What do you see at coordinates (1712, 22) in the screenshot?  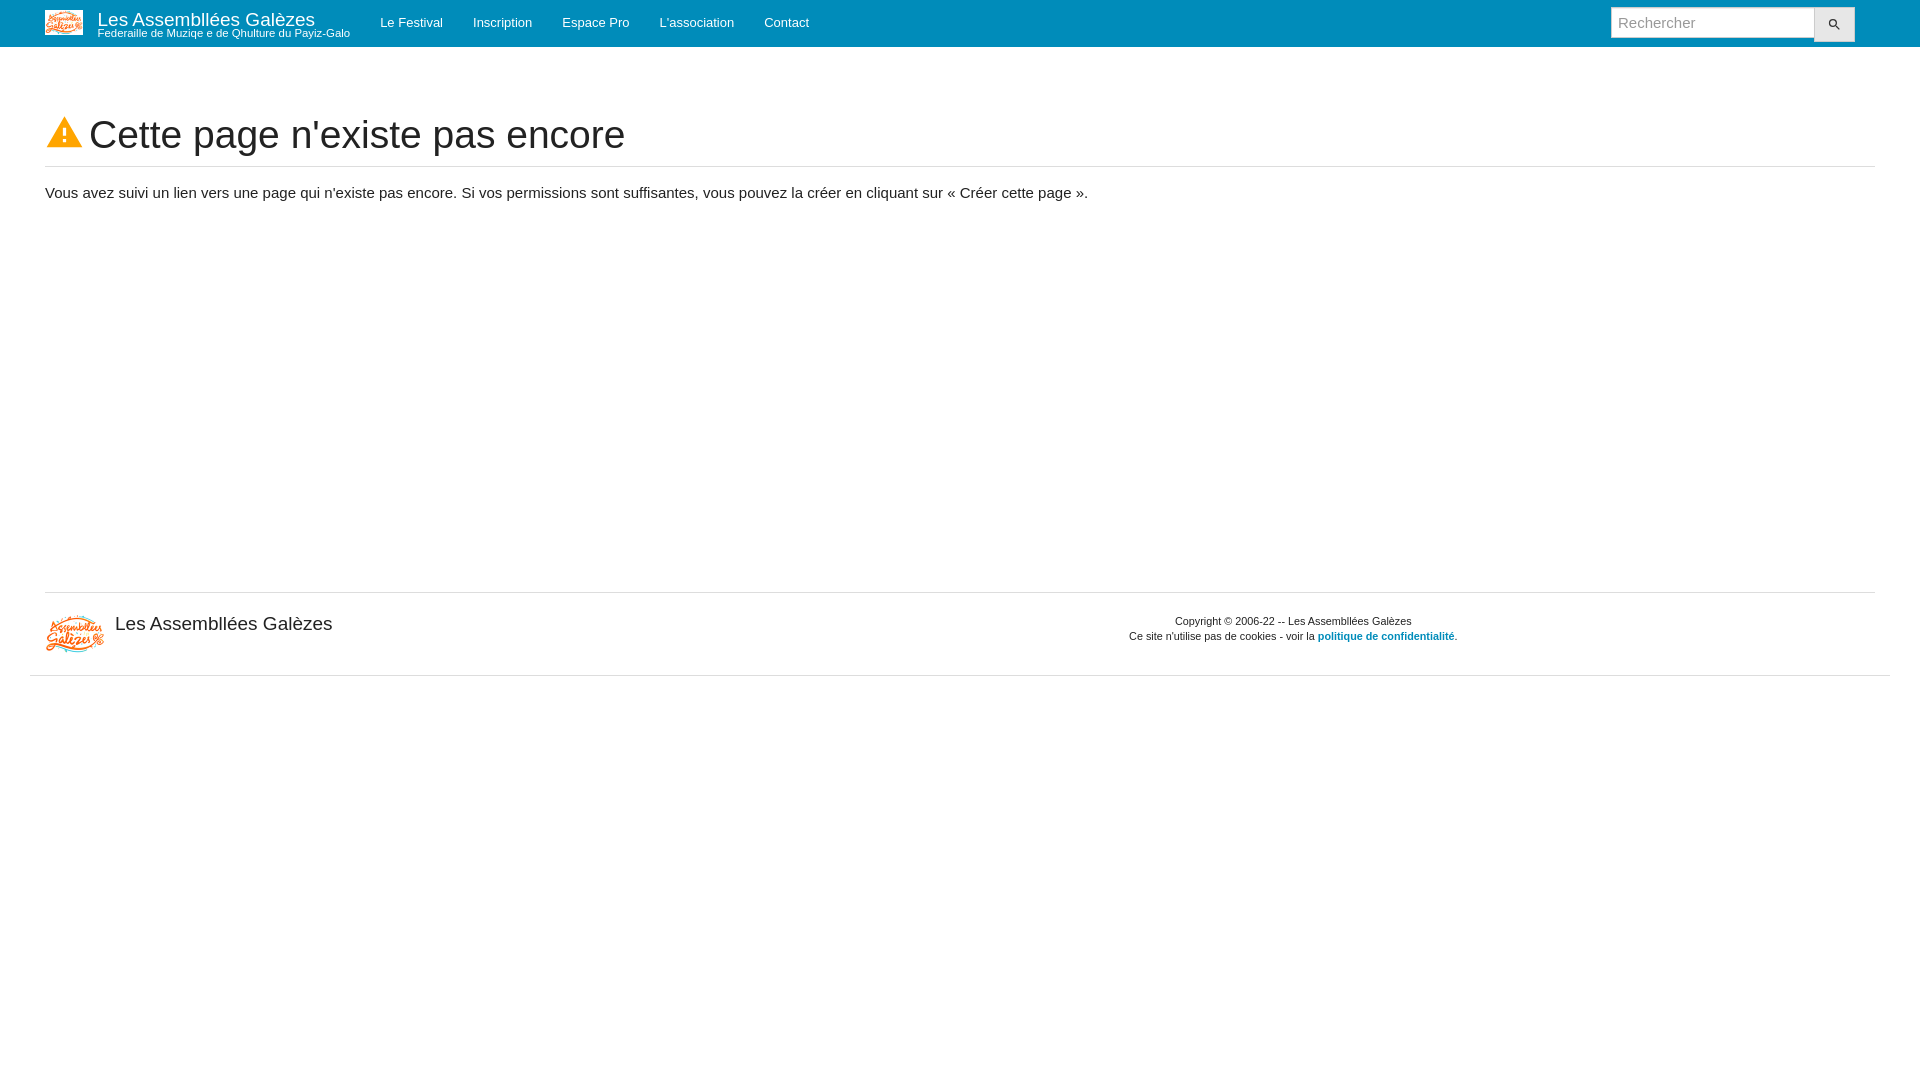 I see `'[F]'` at bounding box center [1712, 22].